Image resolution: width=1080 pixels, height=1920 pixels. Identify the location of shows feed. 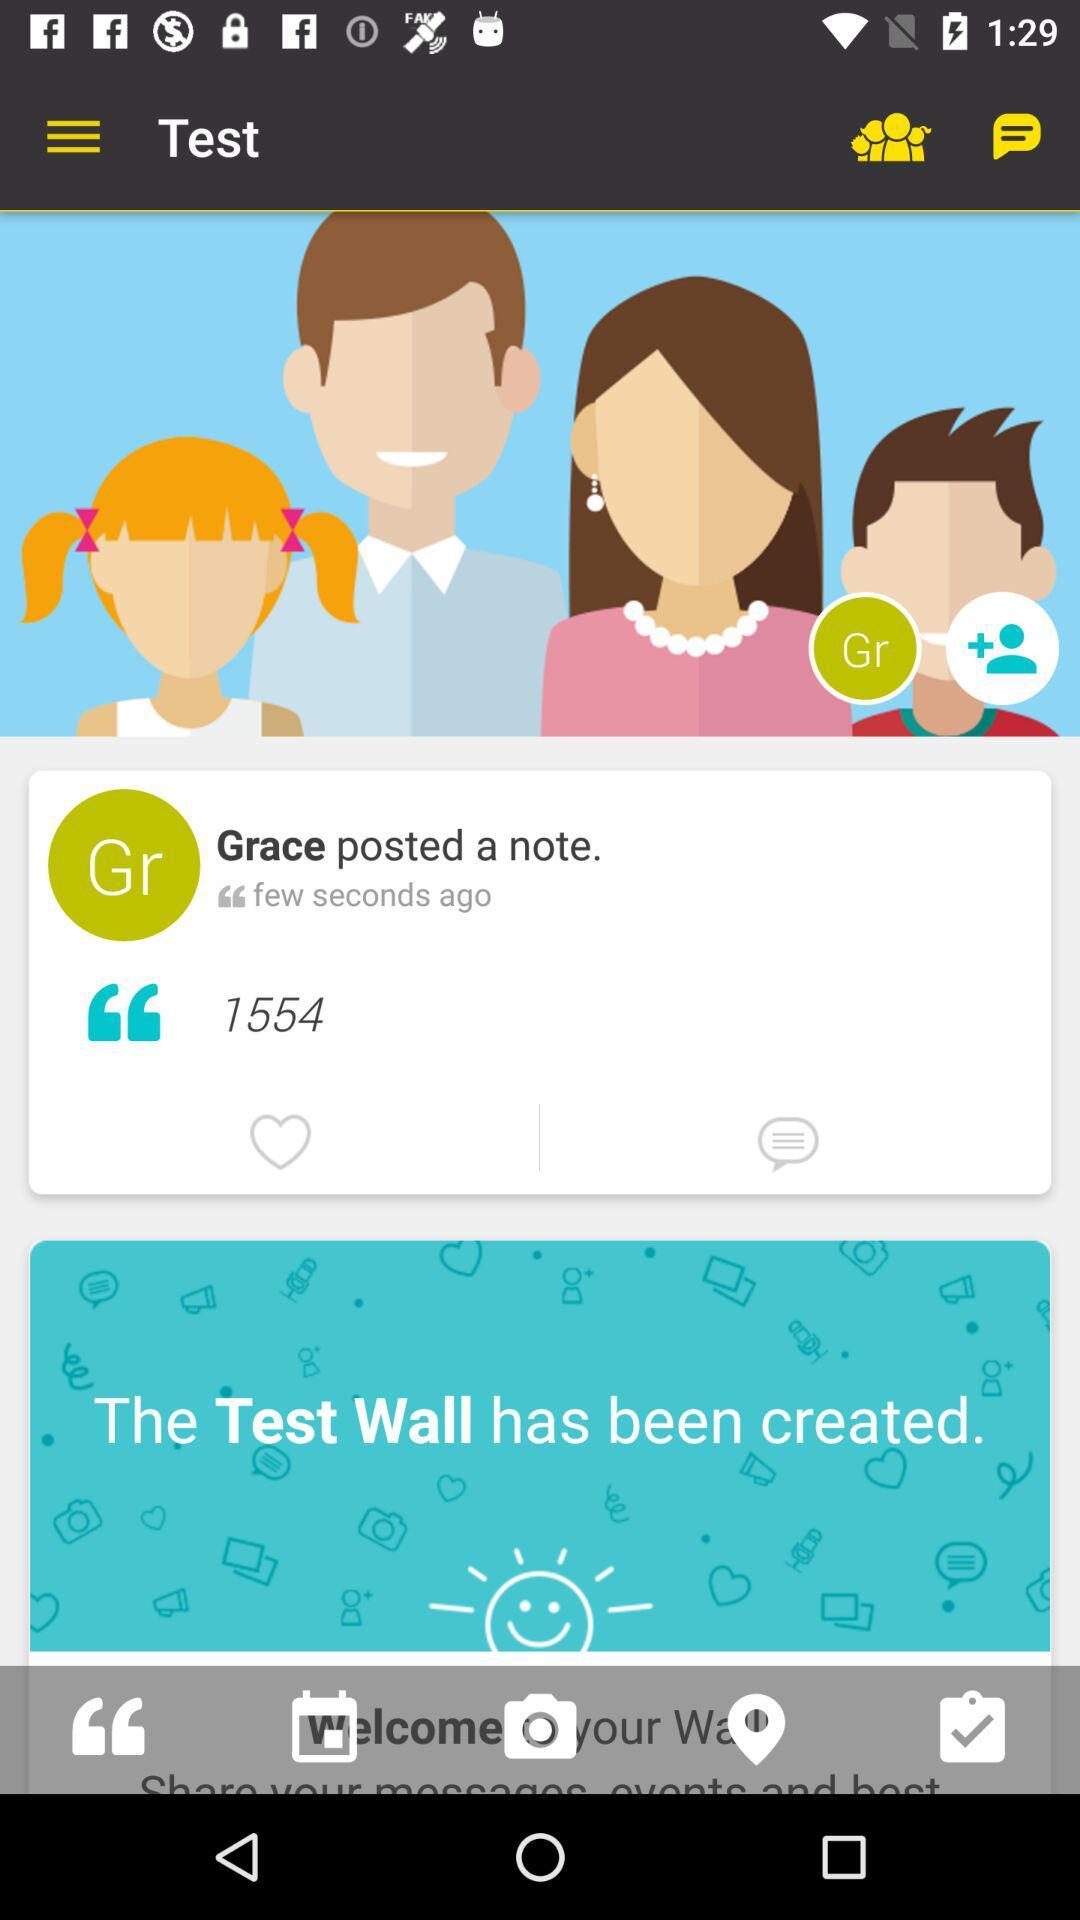
(108, 1728).